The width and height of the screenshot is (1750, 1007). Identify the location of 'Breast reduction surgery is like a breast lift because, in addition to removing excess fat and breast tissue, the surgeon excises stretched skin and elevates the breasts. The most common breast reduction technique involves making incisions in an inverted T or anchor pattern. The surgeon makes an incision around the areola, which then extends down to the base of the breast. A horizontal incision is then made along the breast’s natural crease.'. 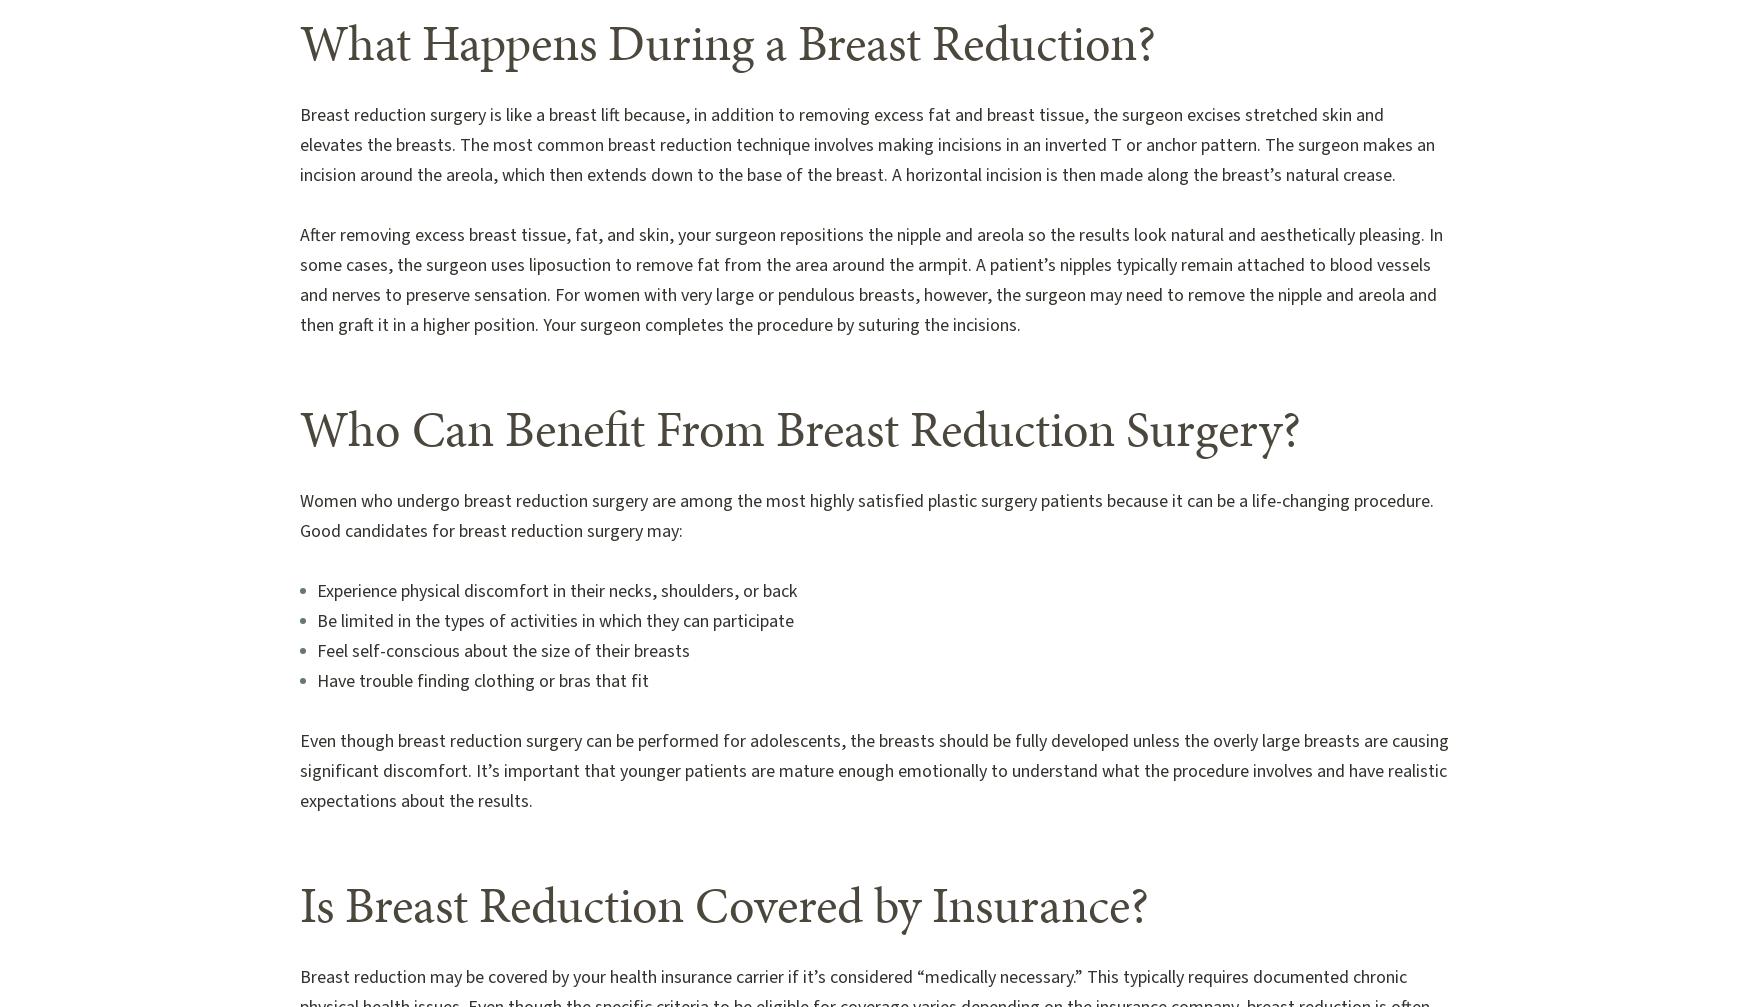
(867, 145).